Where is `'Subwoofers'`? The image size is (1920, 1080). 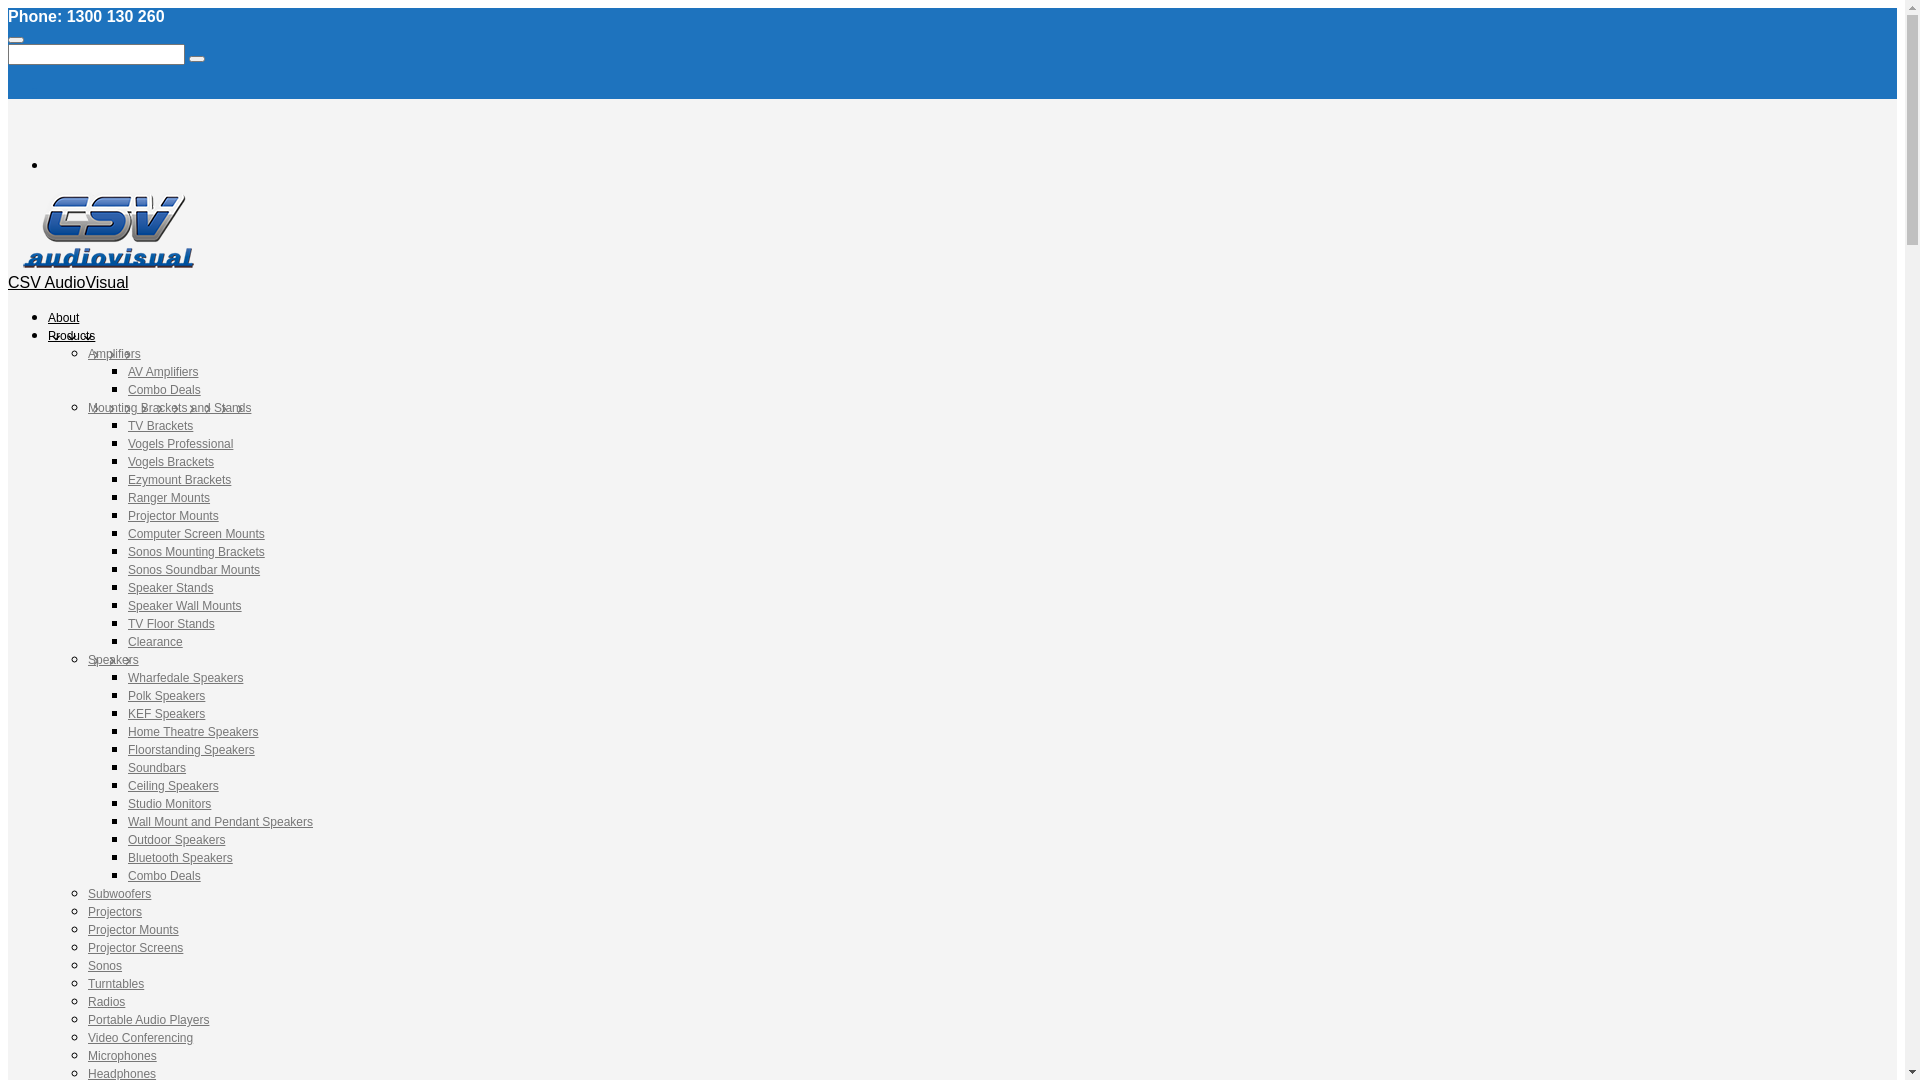 'Subwoofers' is located at coordinates (86, 893).